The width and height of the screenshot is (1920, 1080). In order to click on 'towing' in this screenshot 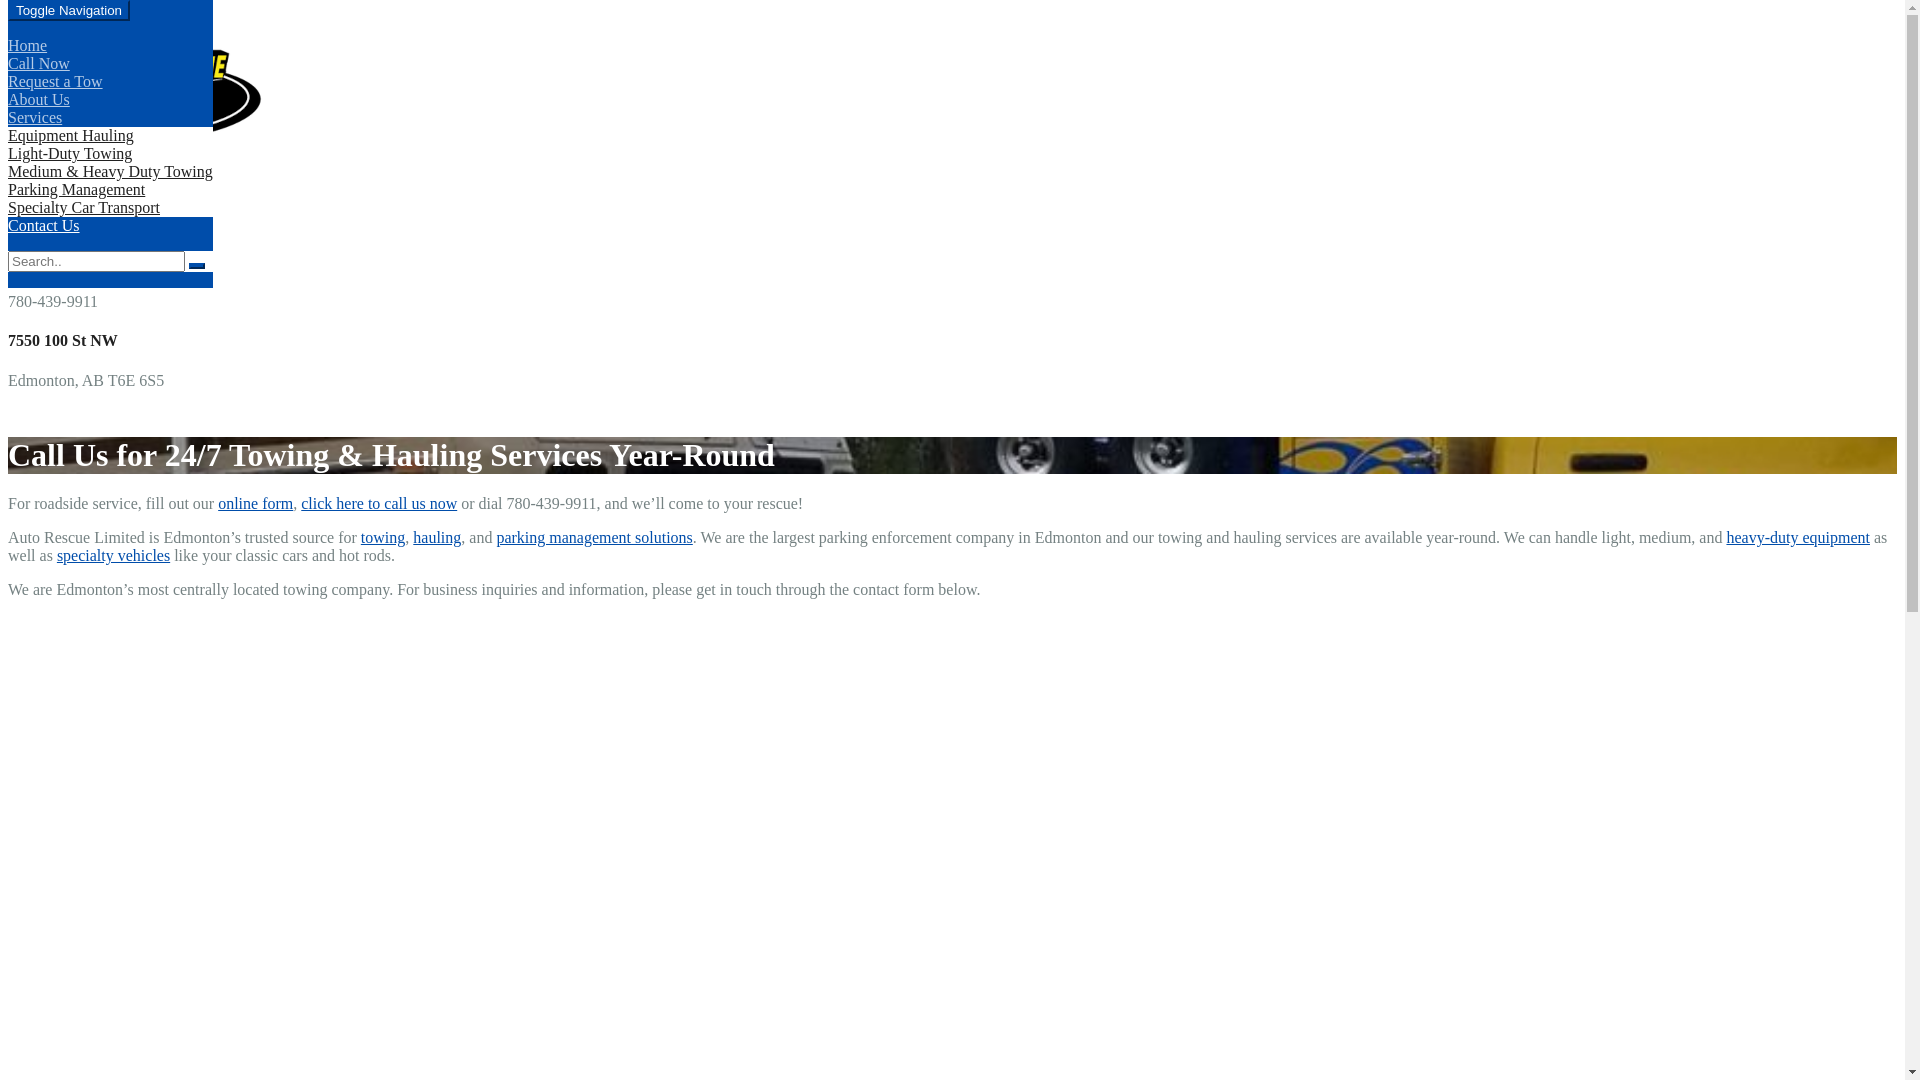, I will do `click(383, 536)`.